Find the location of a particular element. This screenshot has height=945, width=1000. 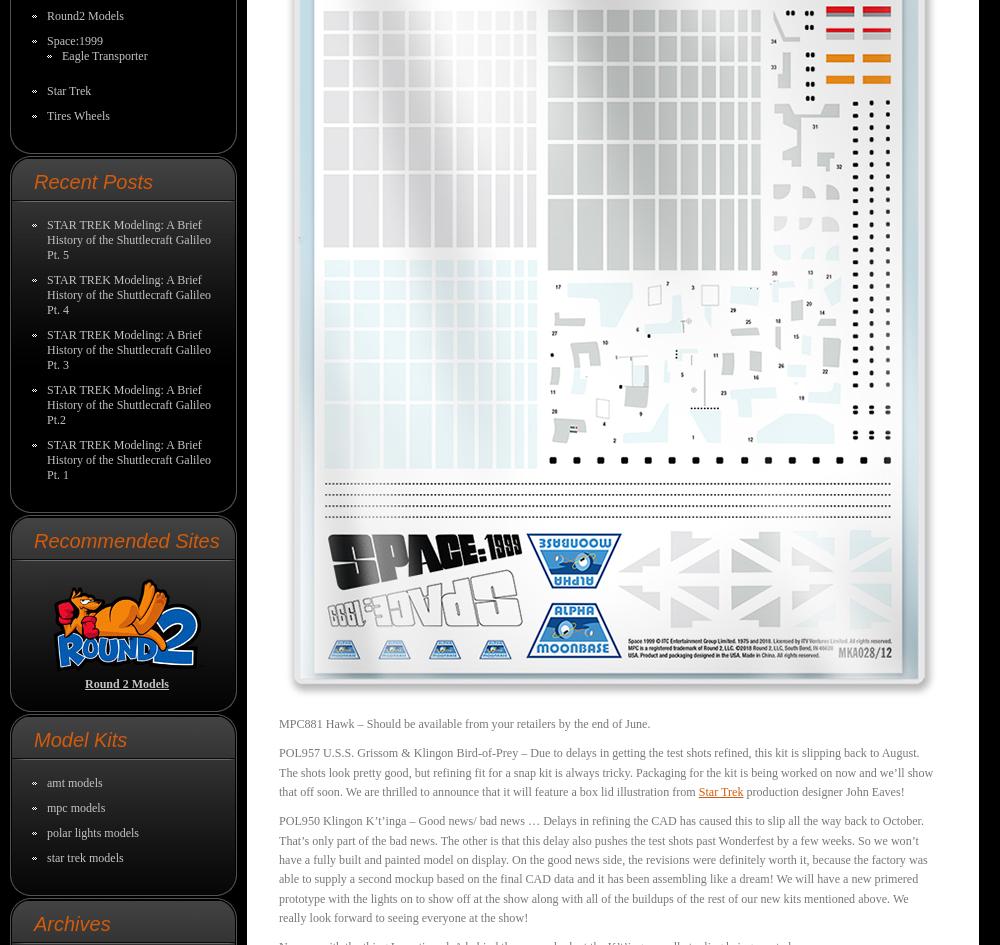

'Archives' is located at coordinates (71, 923).